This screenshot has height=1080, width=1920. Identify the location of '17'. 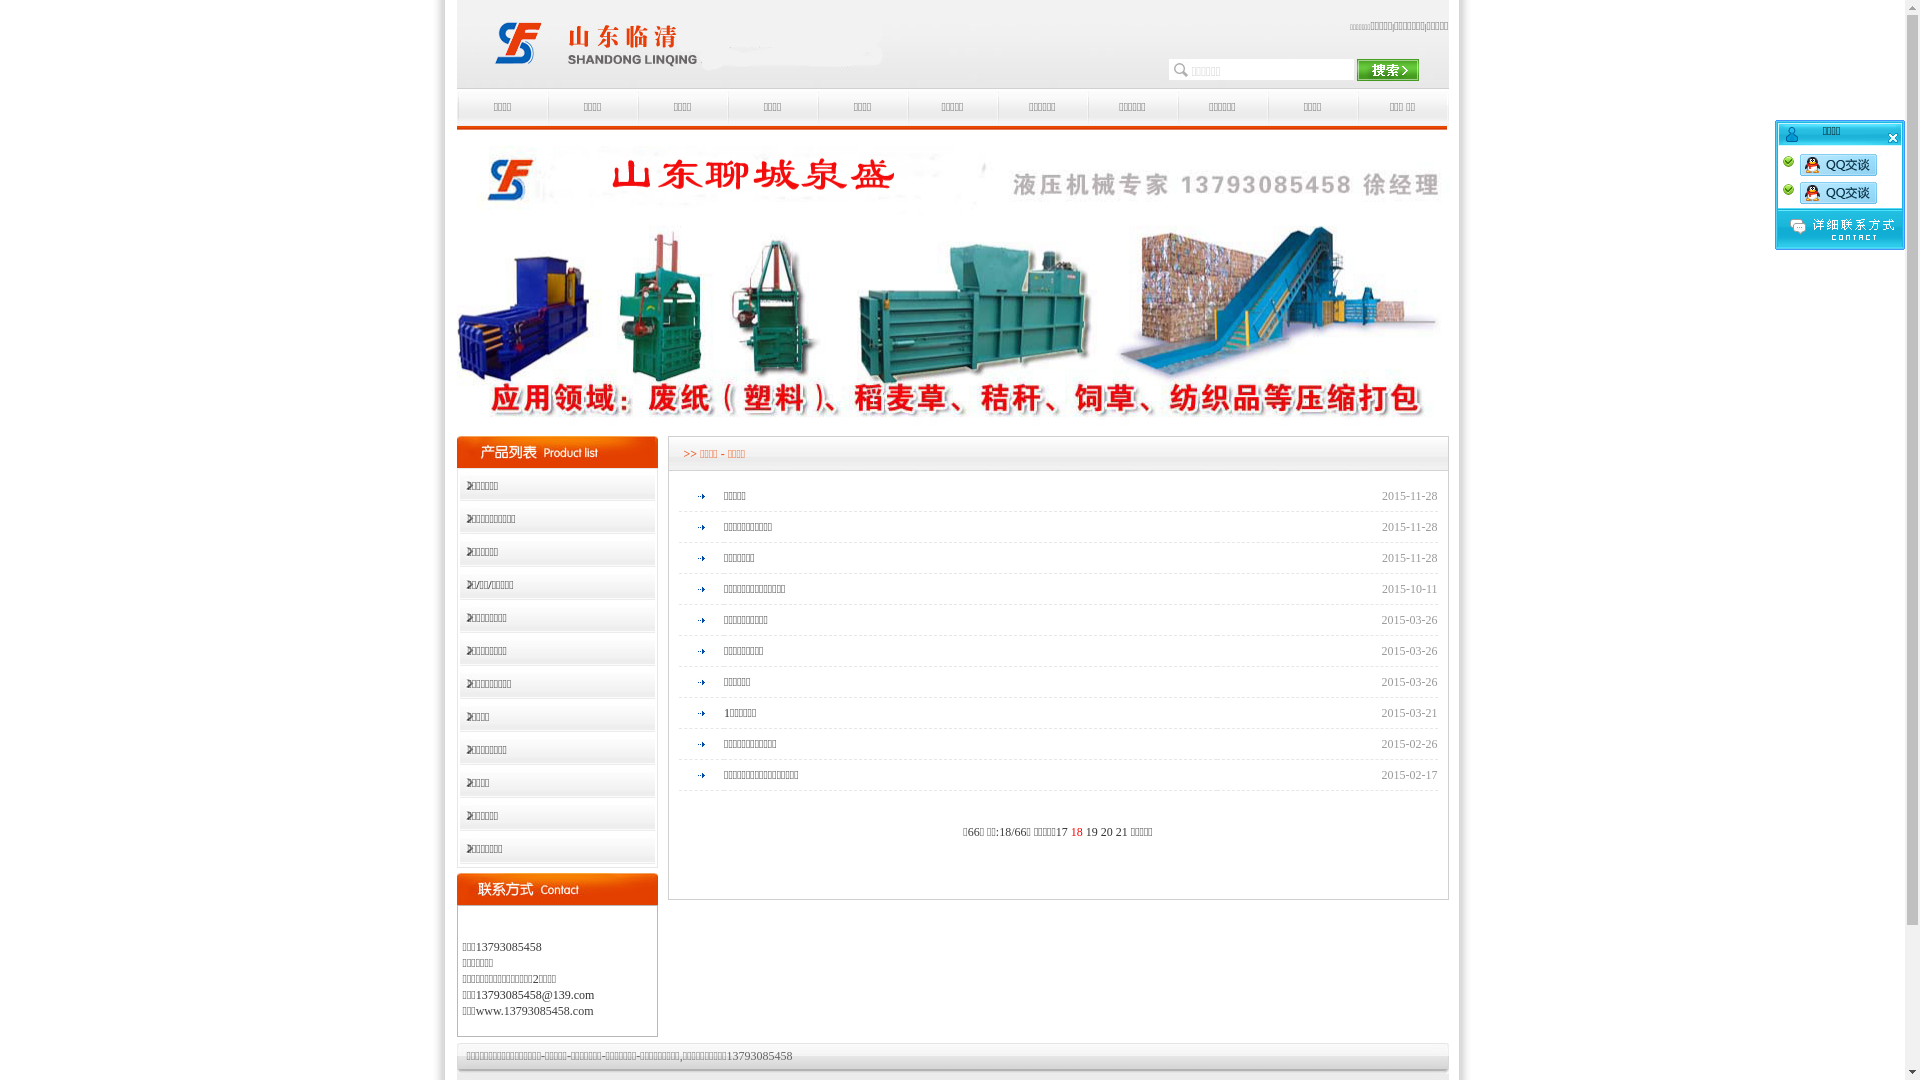
(1055, 832).